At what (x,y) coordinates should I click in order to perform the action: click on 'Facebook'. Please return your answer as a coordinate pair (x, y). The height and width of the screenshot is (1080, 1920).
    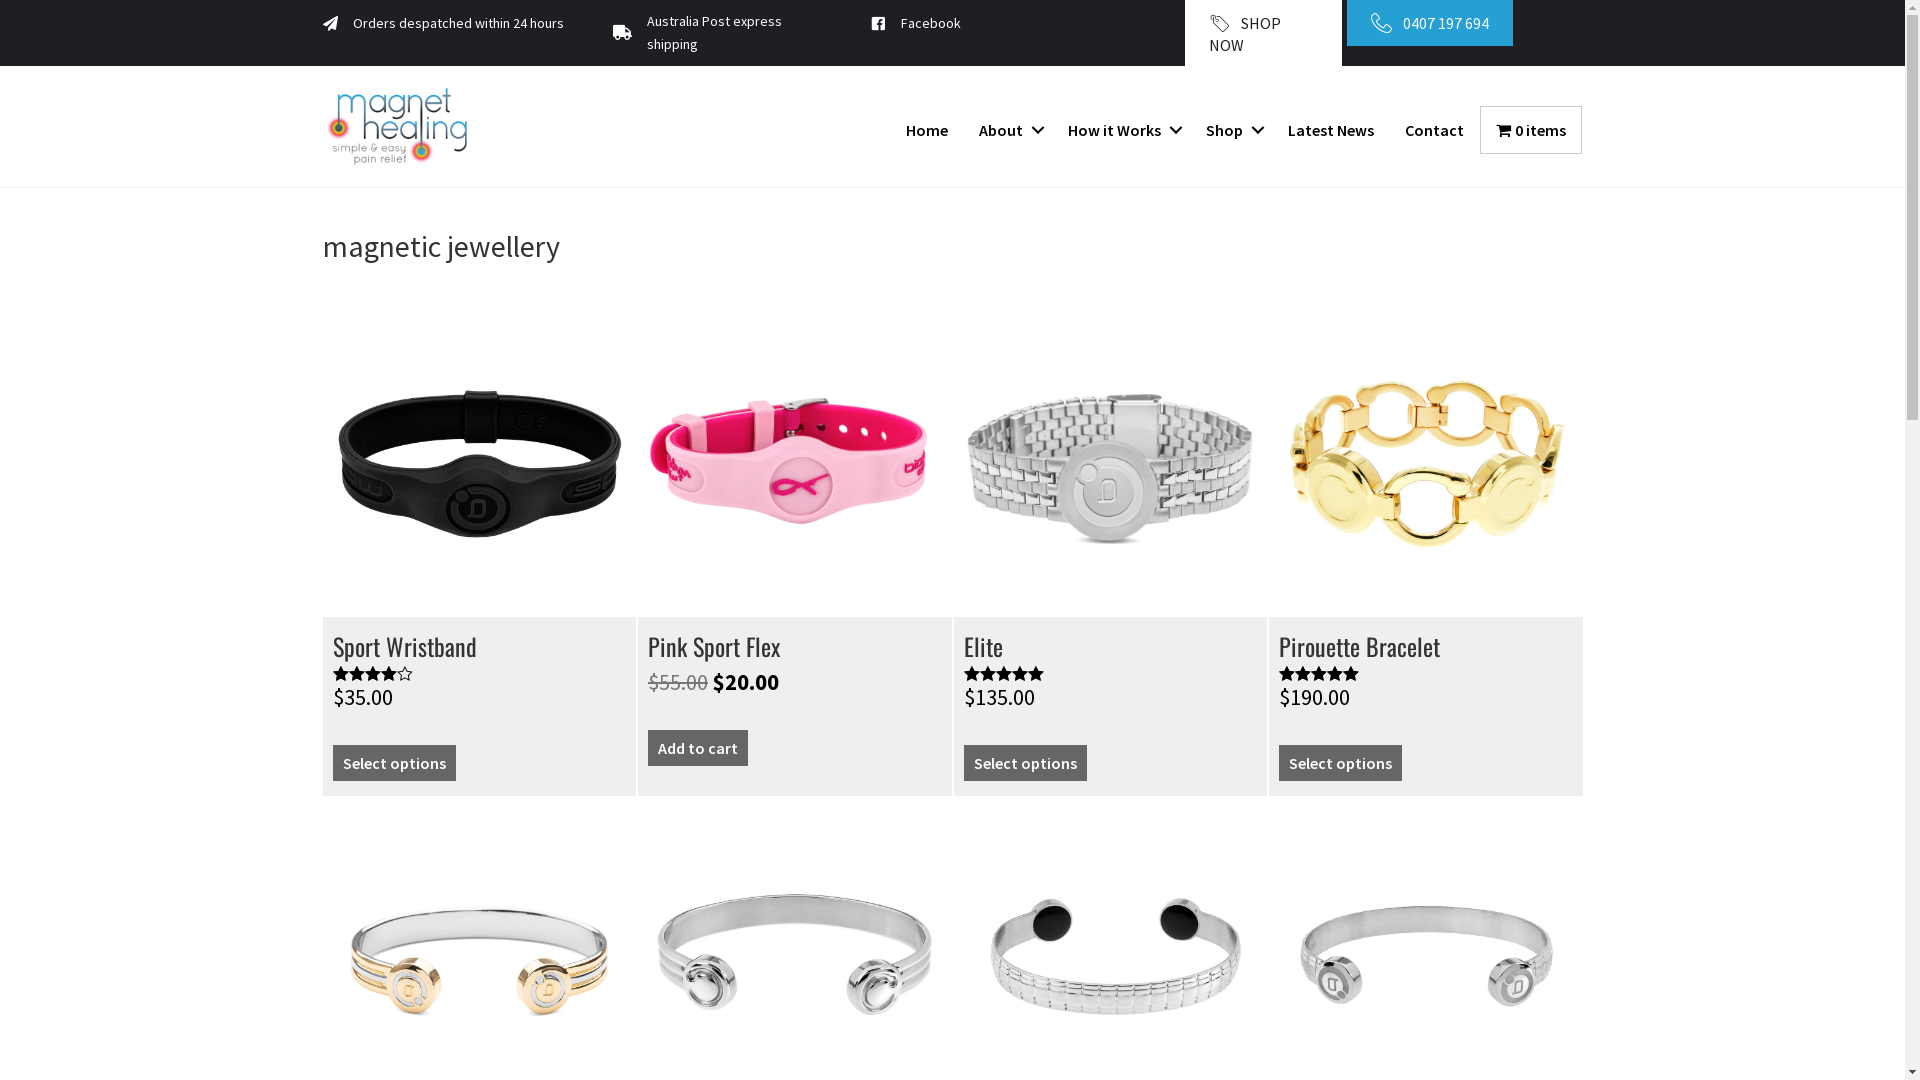
    Looking at the image, I should click on (930, 23).